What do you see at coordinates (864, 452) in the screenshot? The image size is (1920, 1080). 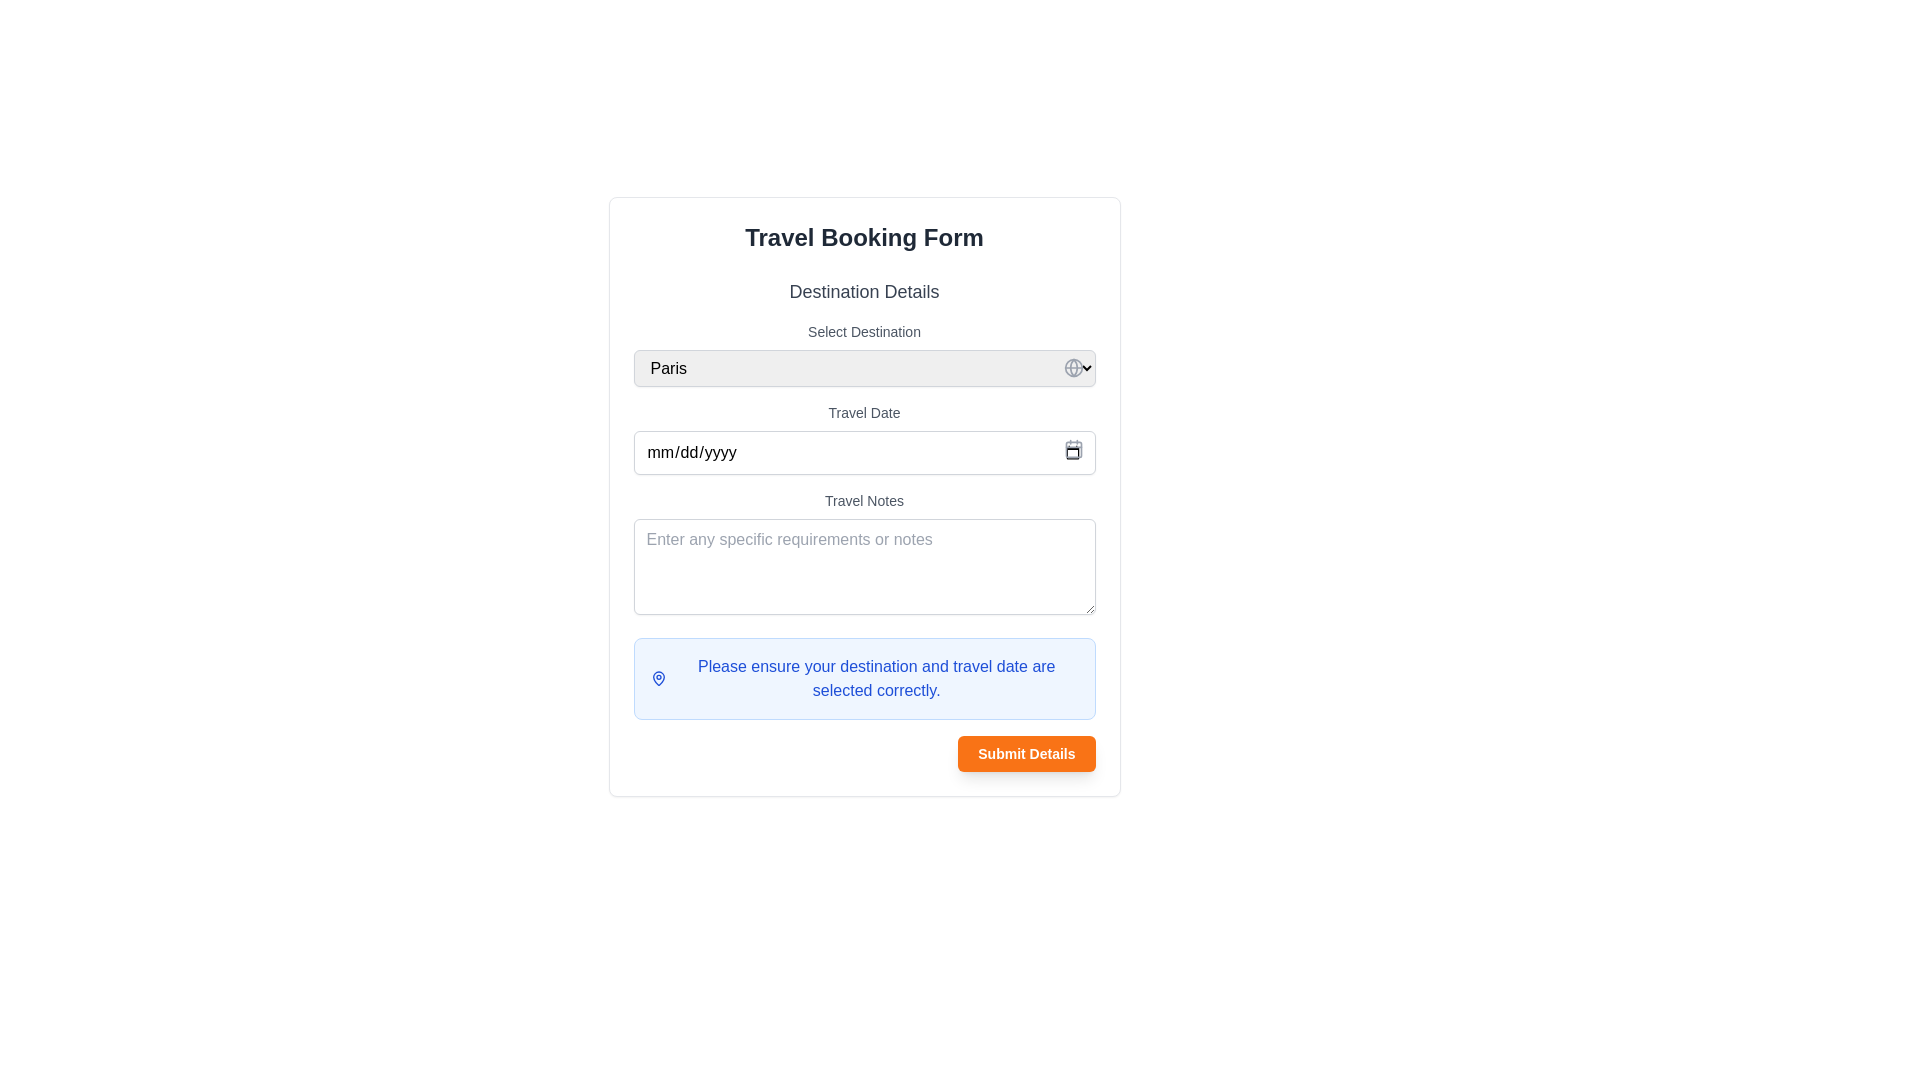 I see `the calendar icon located in the Date input field under the 'Travel Date' heading` at bounding box center [864, 452].